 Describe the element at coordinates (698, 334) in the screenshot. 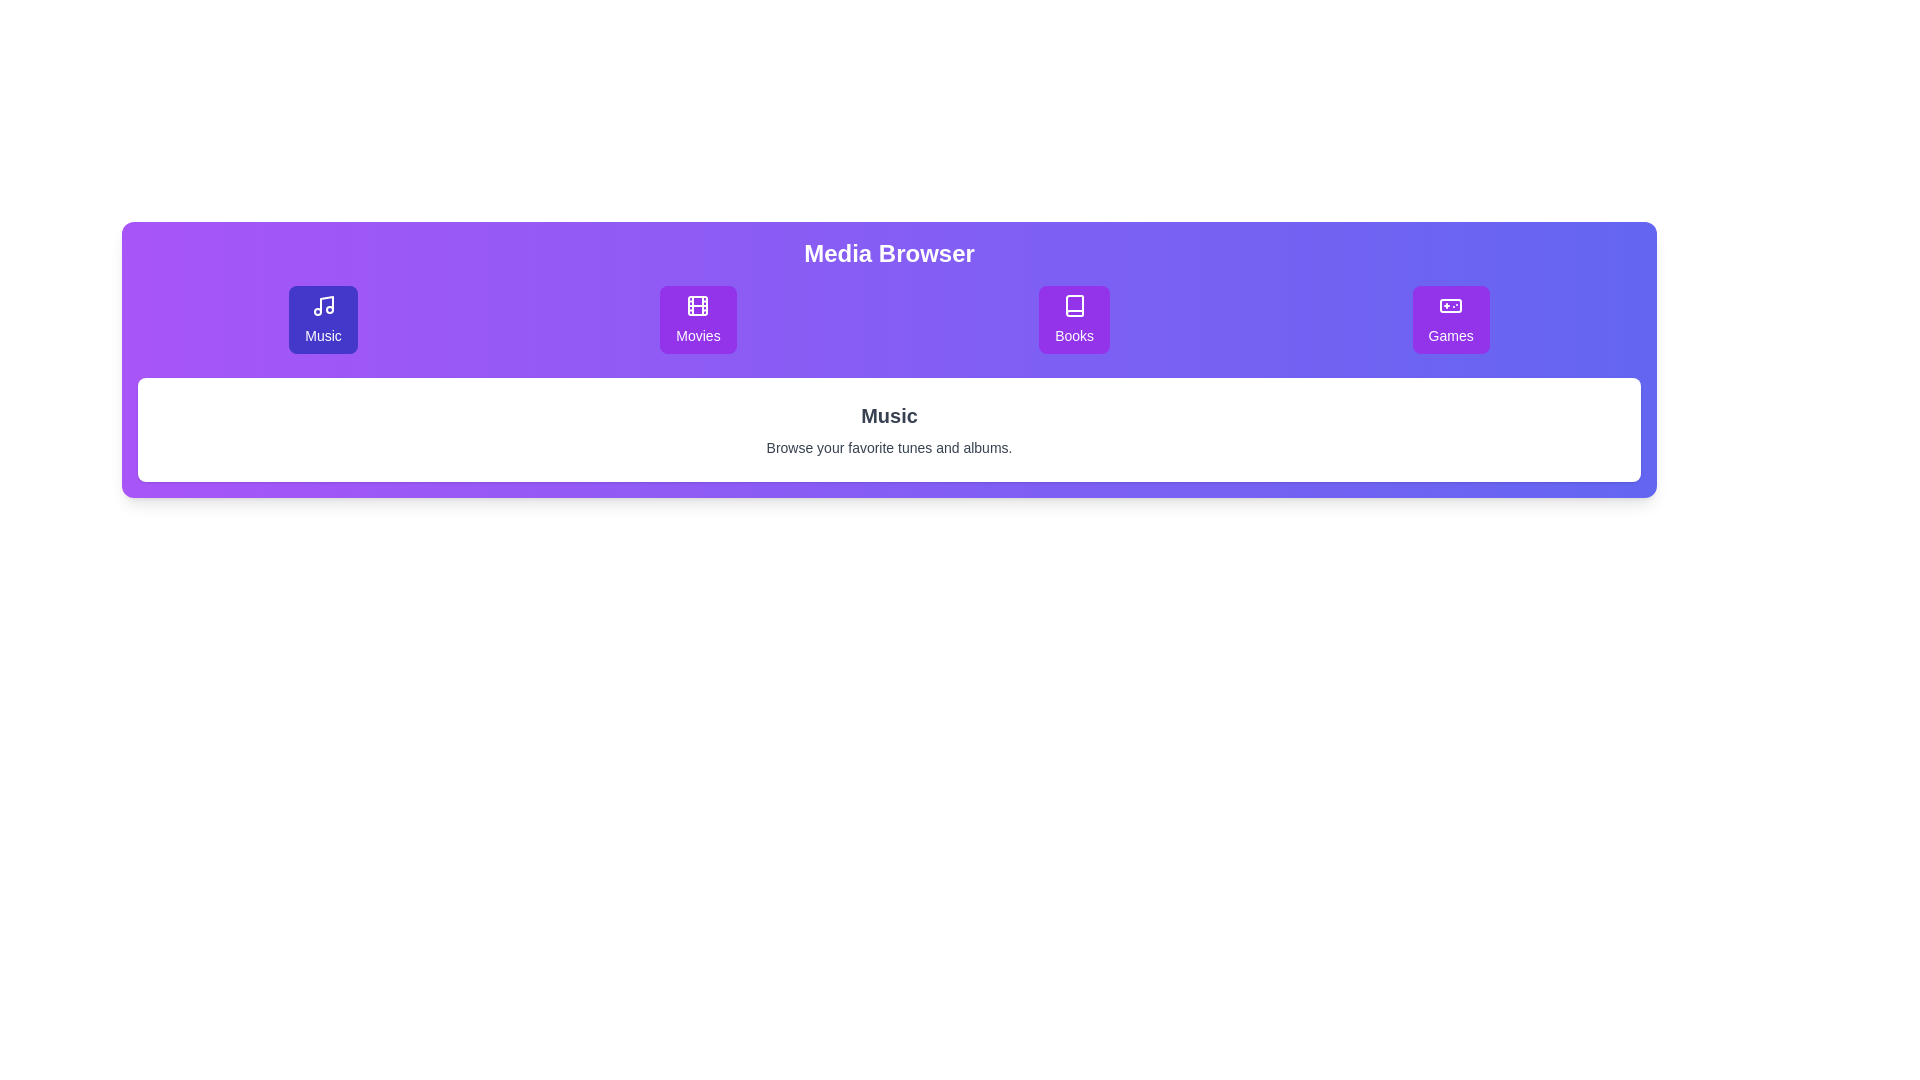

I see `the text label indicating the function of the 'Movies' navigation button, which is located at the bottom center of the button with a film reel icon above it` at that location.